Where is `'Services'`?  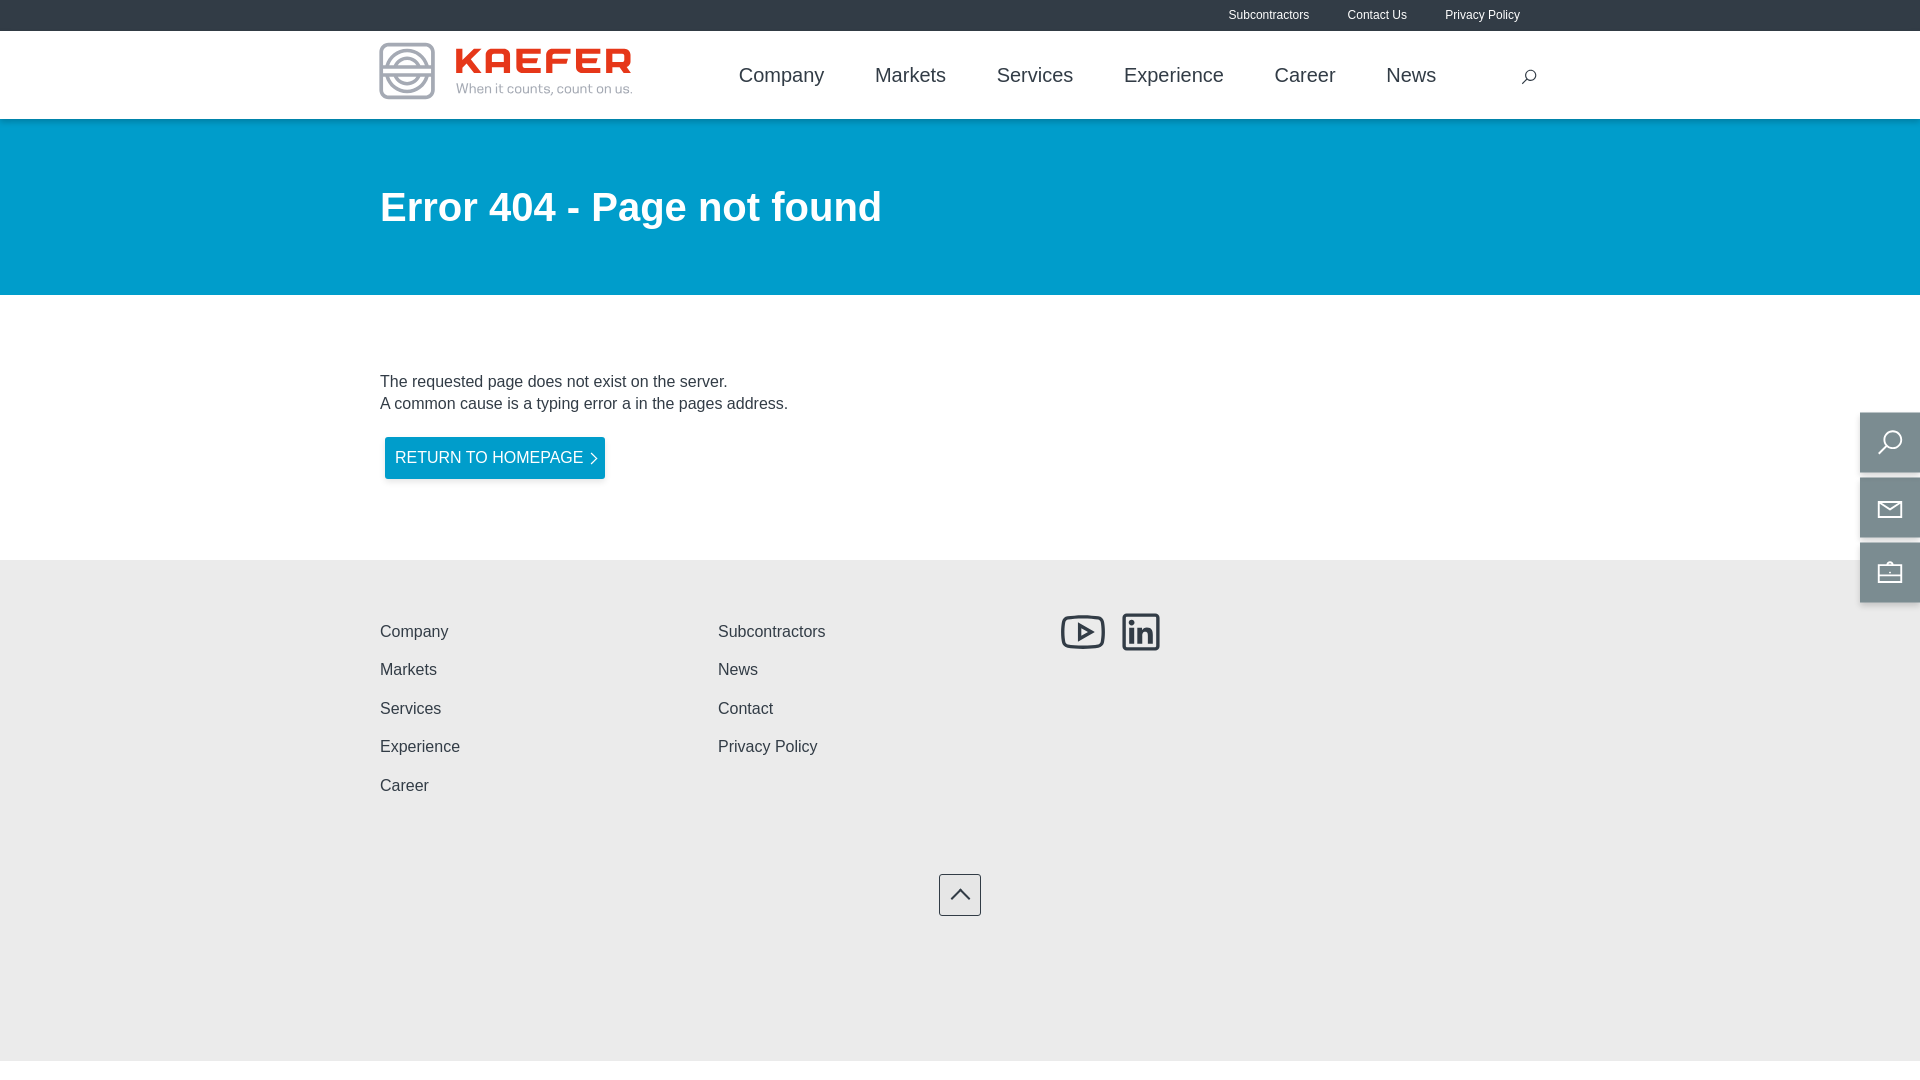
'Services' is located at coordinates (379, 708).